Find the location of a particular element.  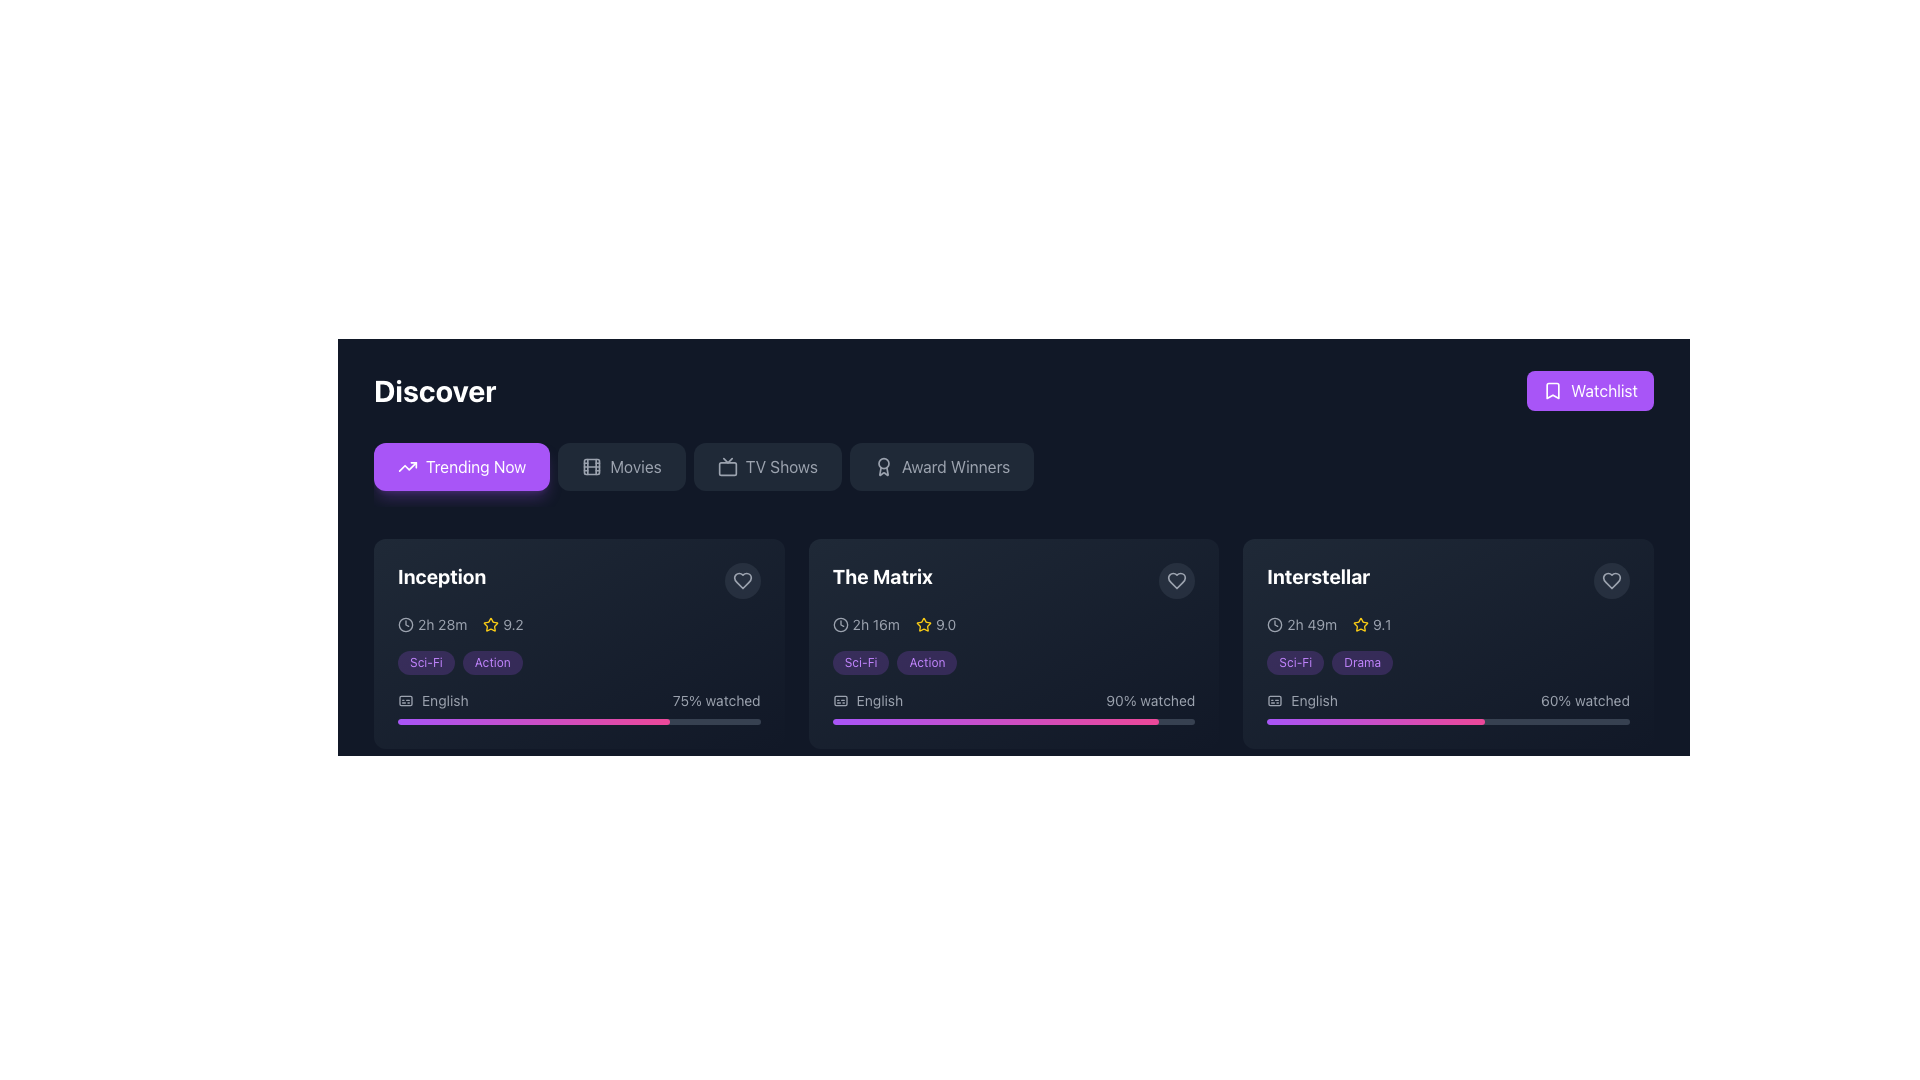

the Decorative SVG graphic (circle) with a simple border and no fill, located in the upper section of the interface adjacent to navigation buttons is located at coordinates (882, 463).